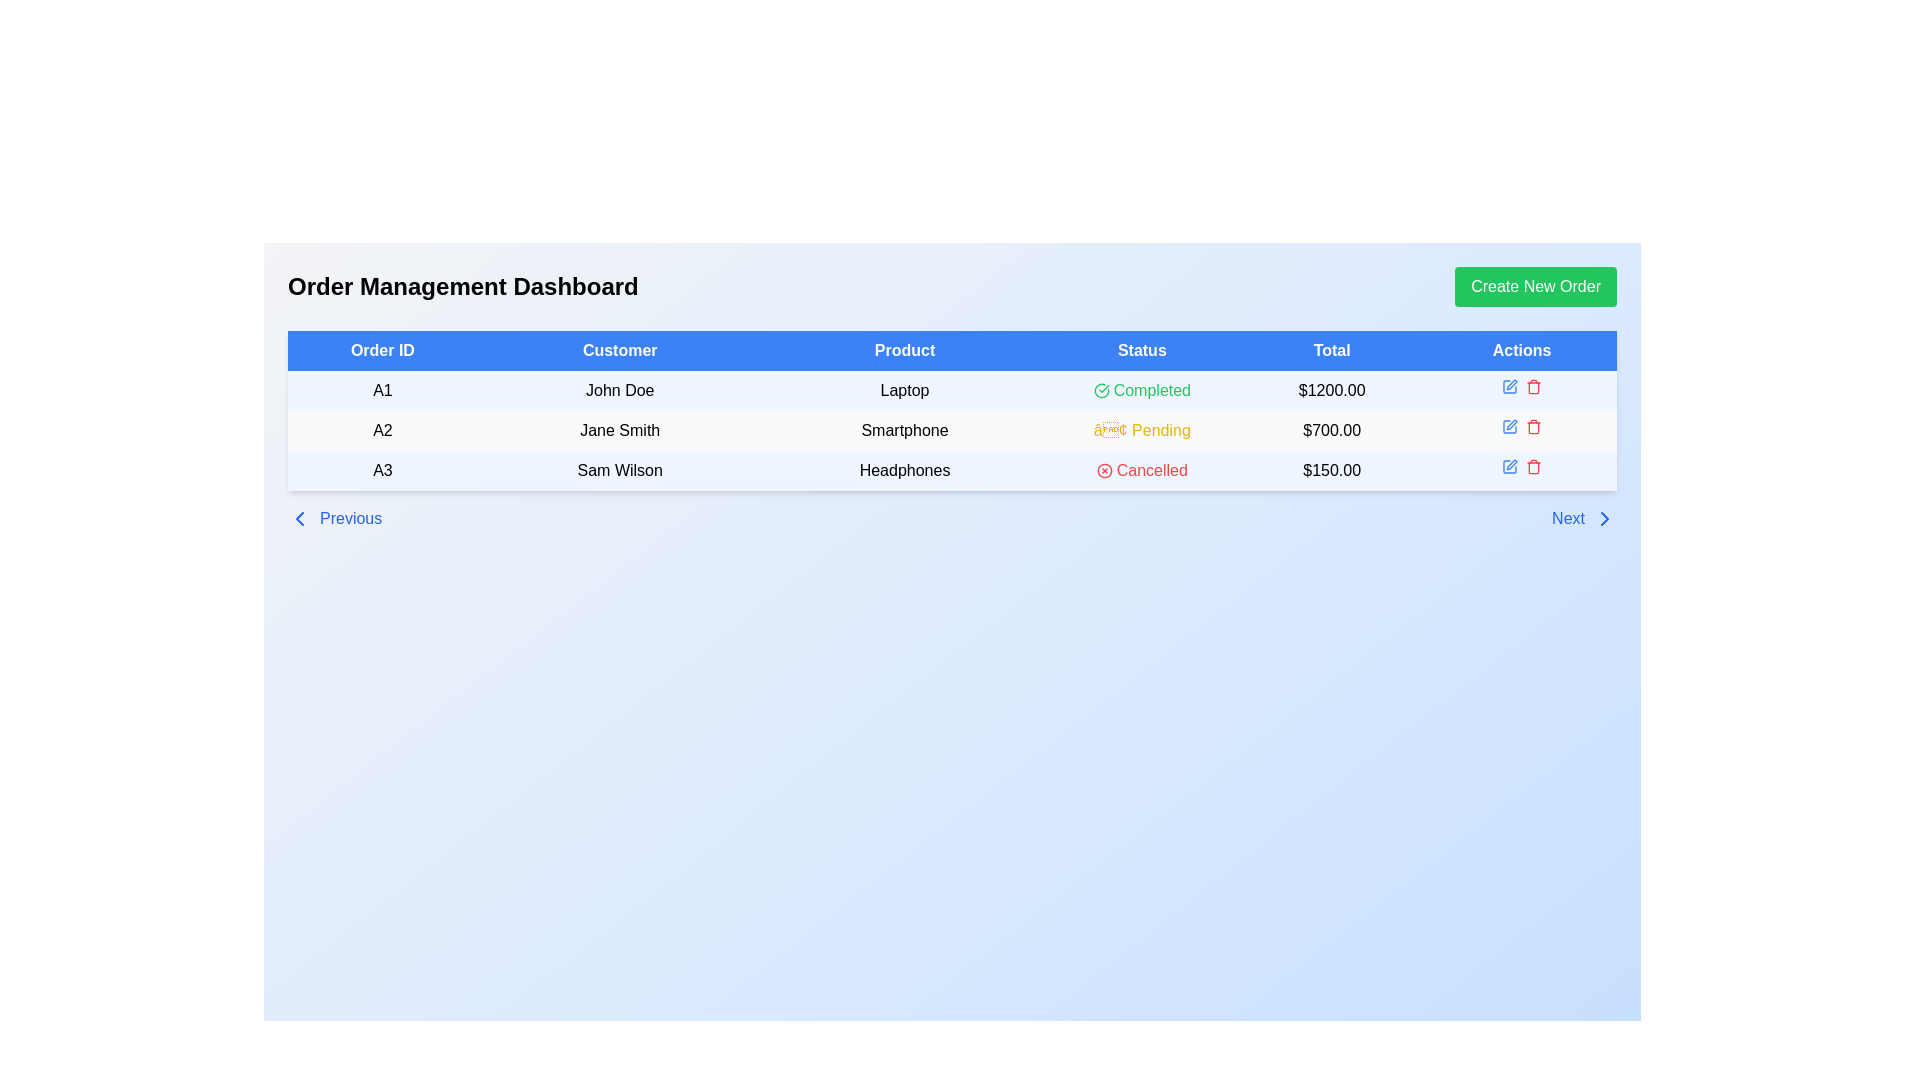 The image size is (1920, 1080). What do you see at coordinates (335, 518) in the screenshot?
I see `the 'Previous' link on the left side of the navigation` at bounding box center [335, 518].